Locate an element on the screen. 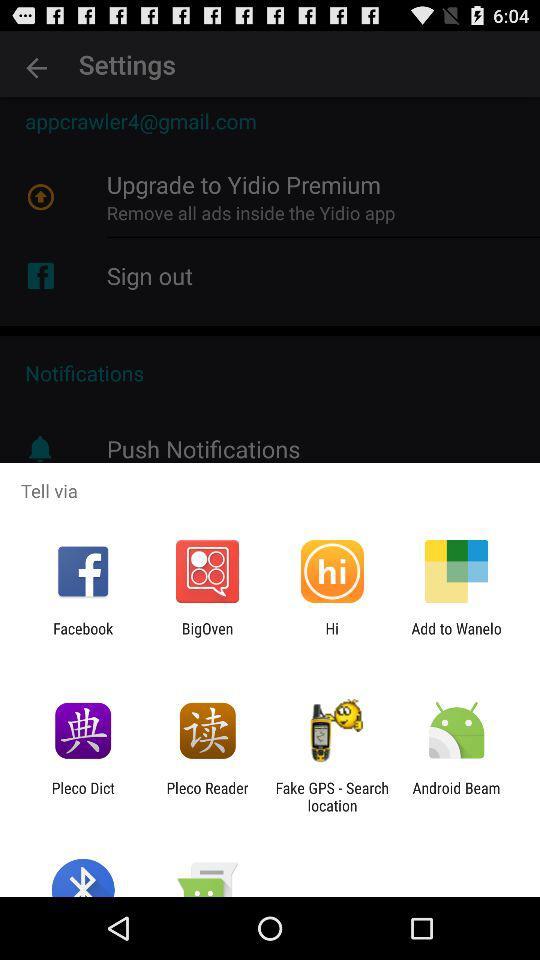 The width and height of the screenshot is (540, 960). icon to the left of the android beam icon is located at coordinates (332, 796).